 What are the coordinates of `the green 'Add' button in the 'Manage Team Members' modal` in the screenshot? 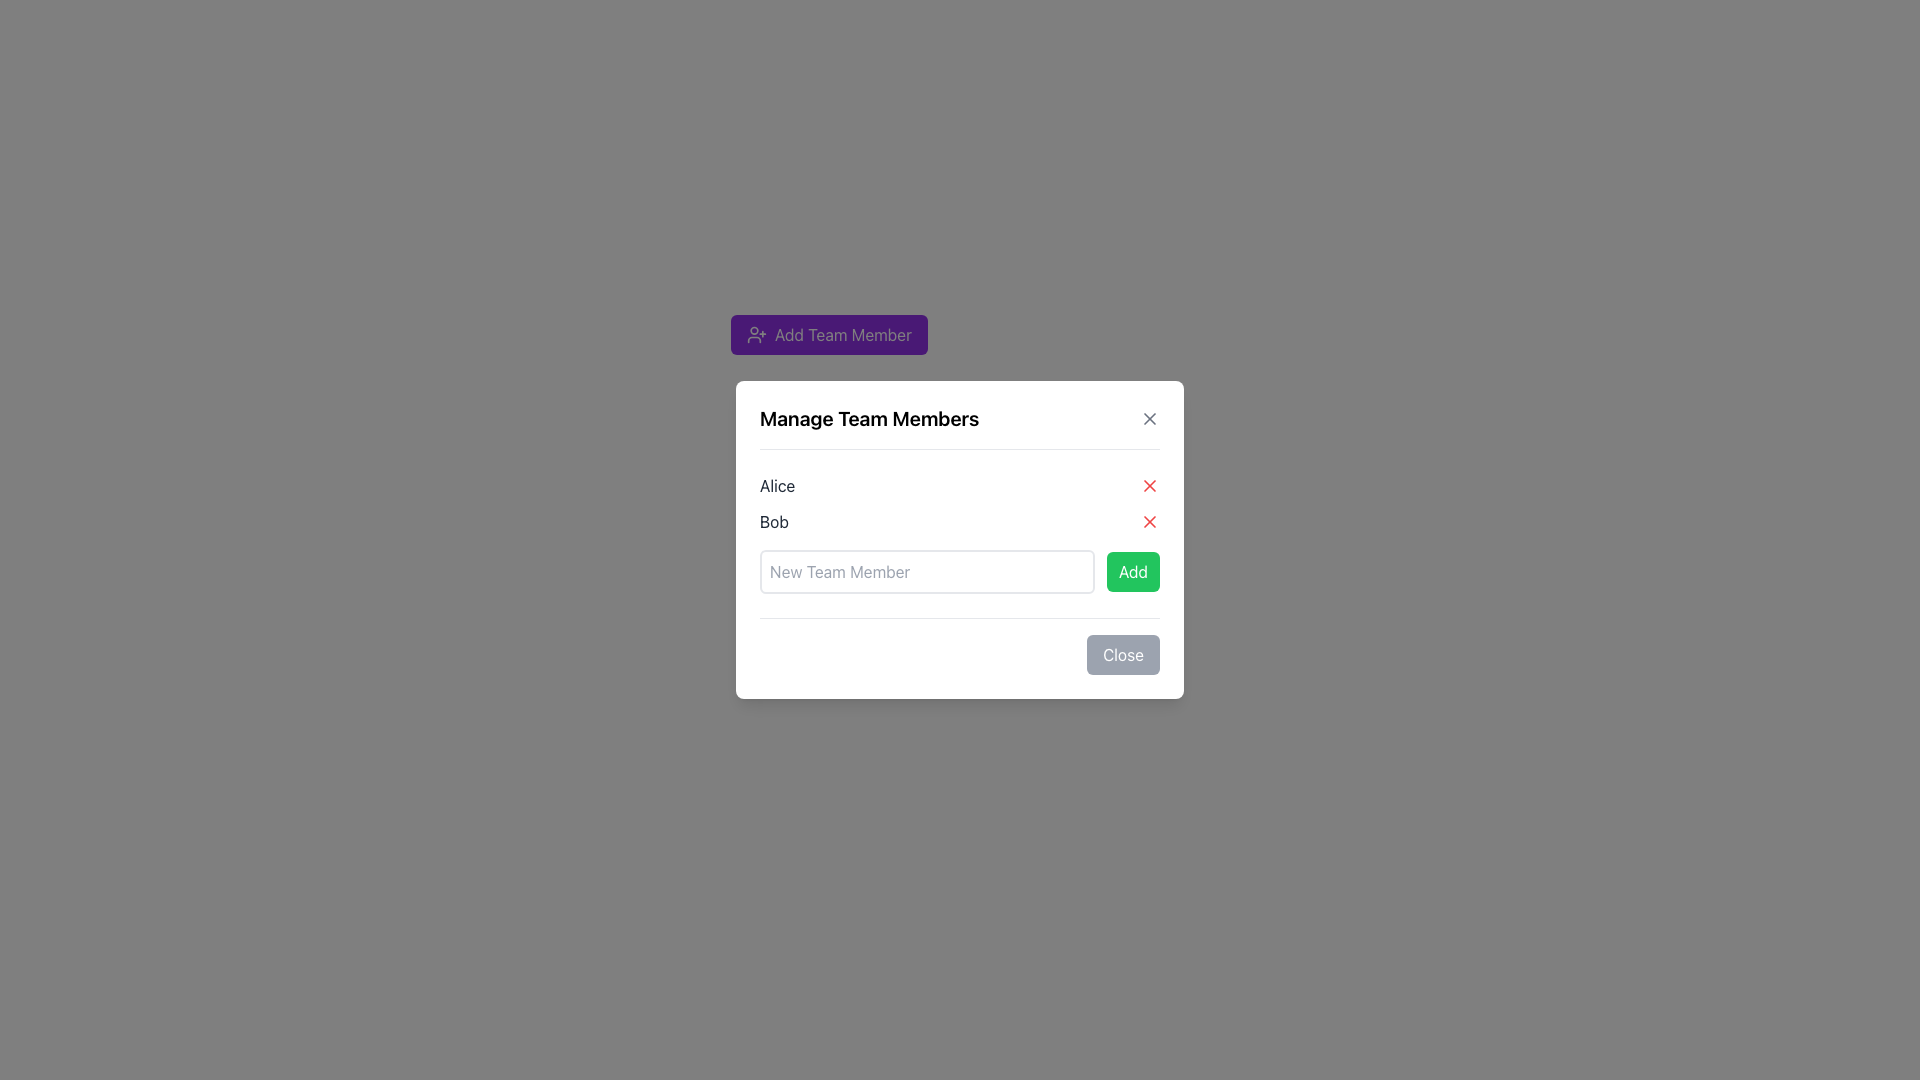 It's located at (1133, 571).